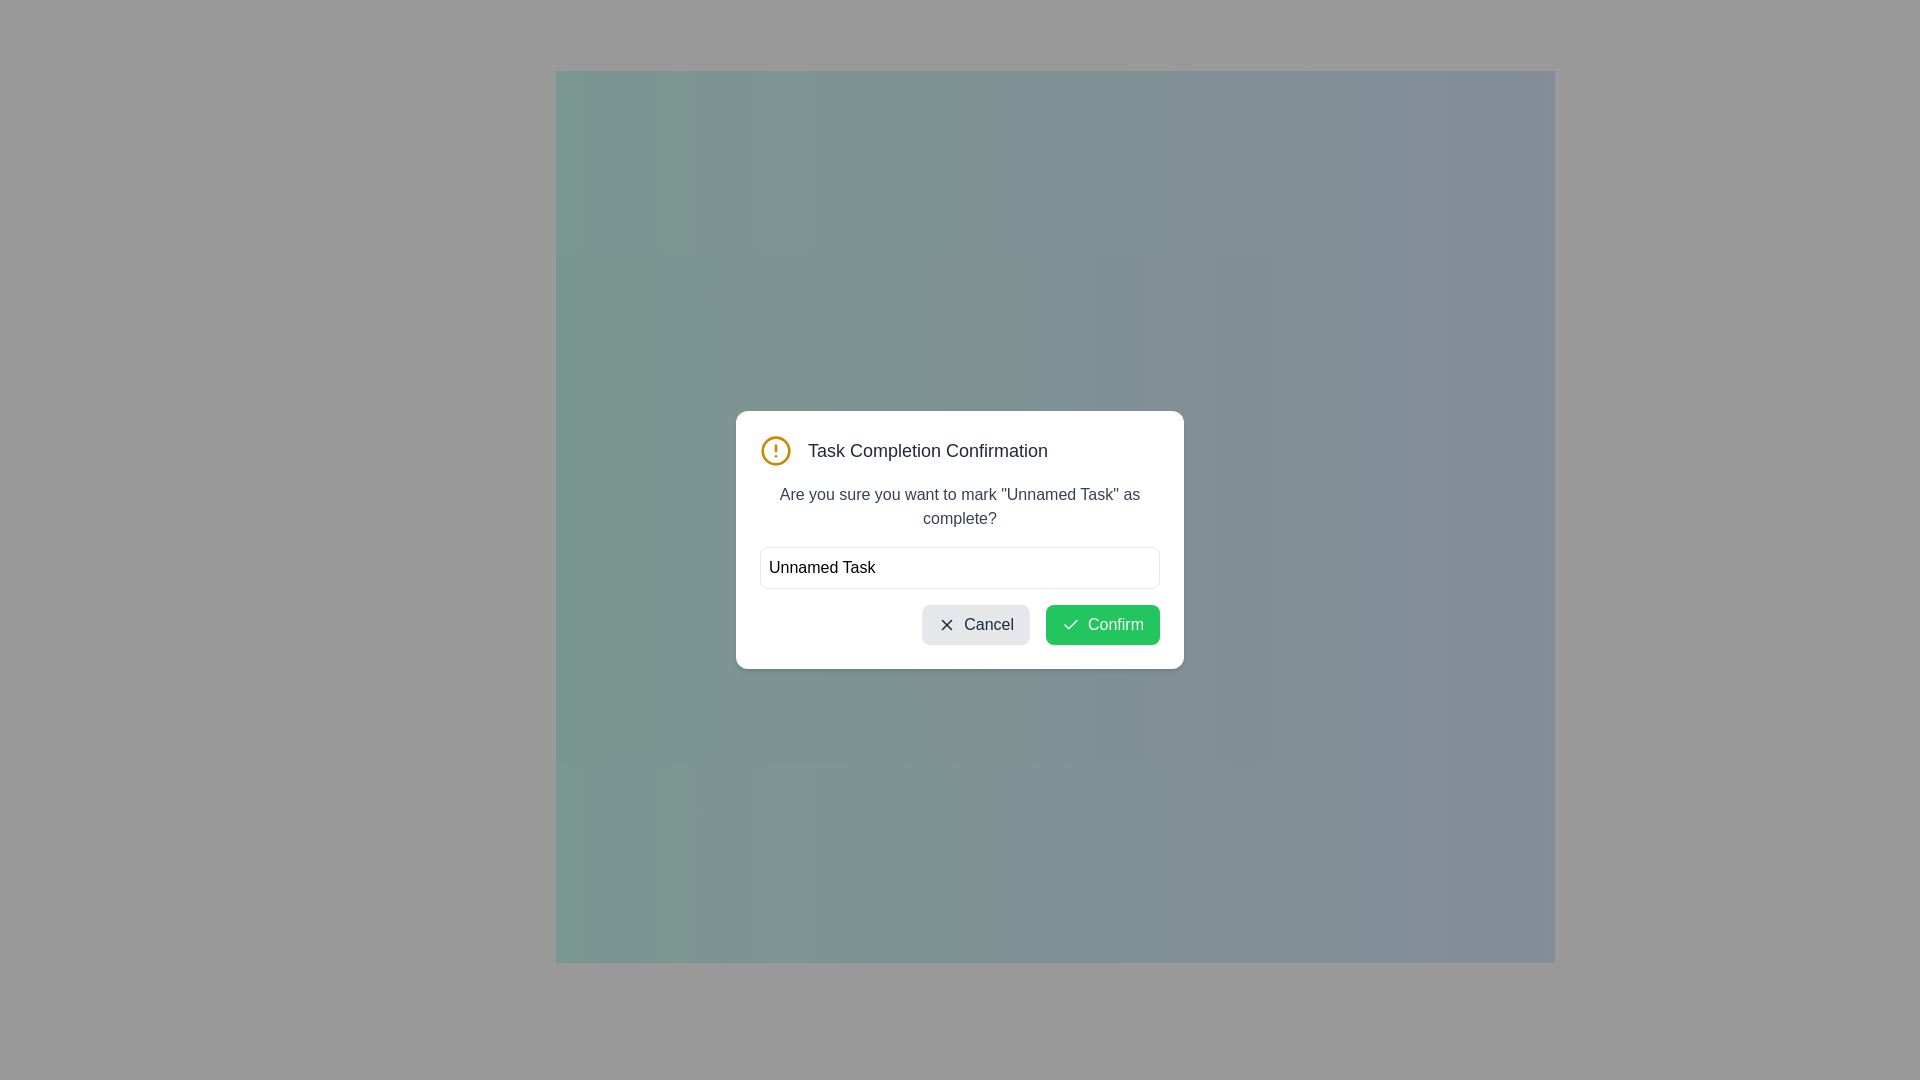  Describe the element at coordinates (775, 451) in the screenshot. I see `the yellow circular warning icon with an exclamation mark located on the left side of the 'Task Completion Confirmation' text` at that location.